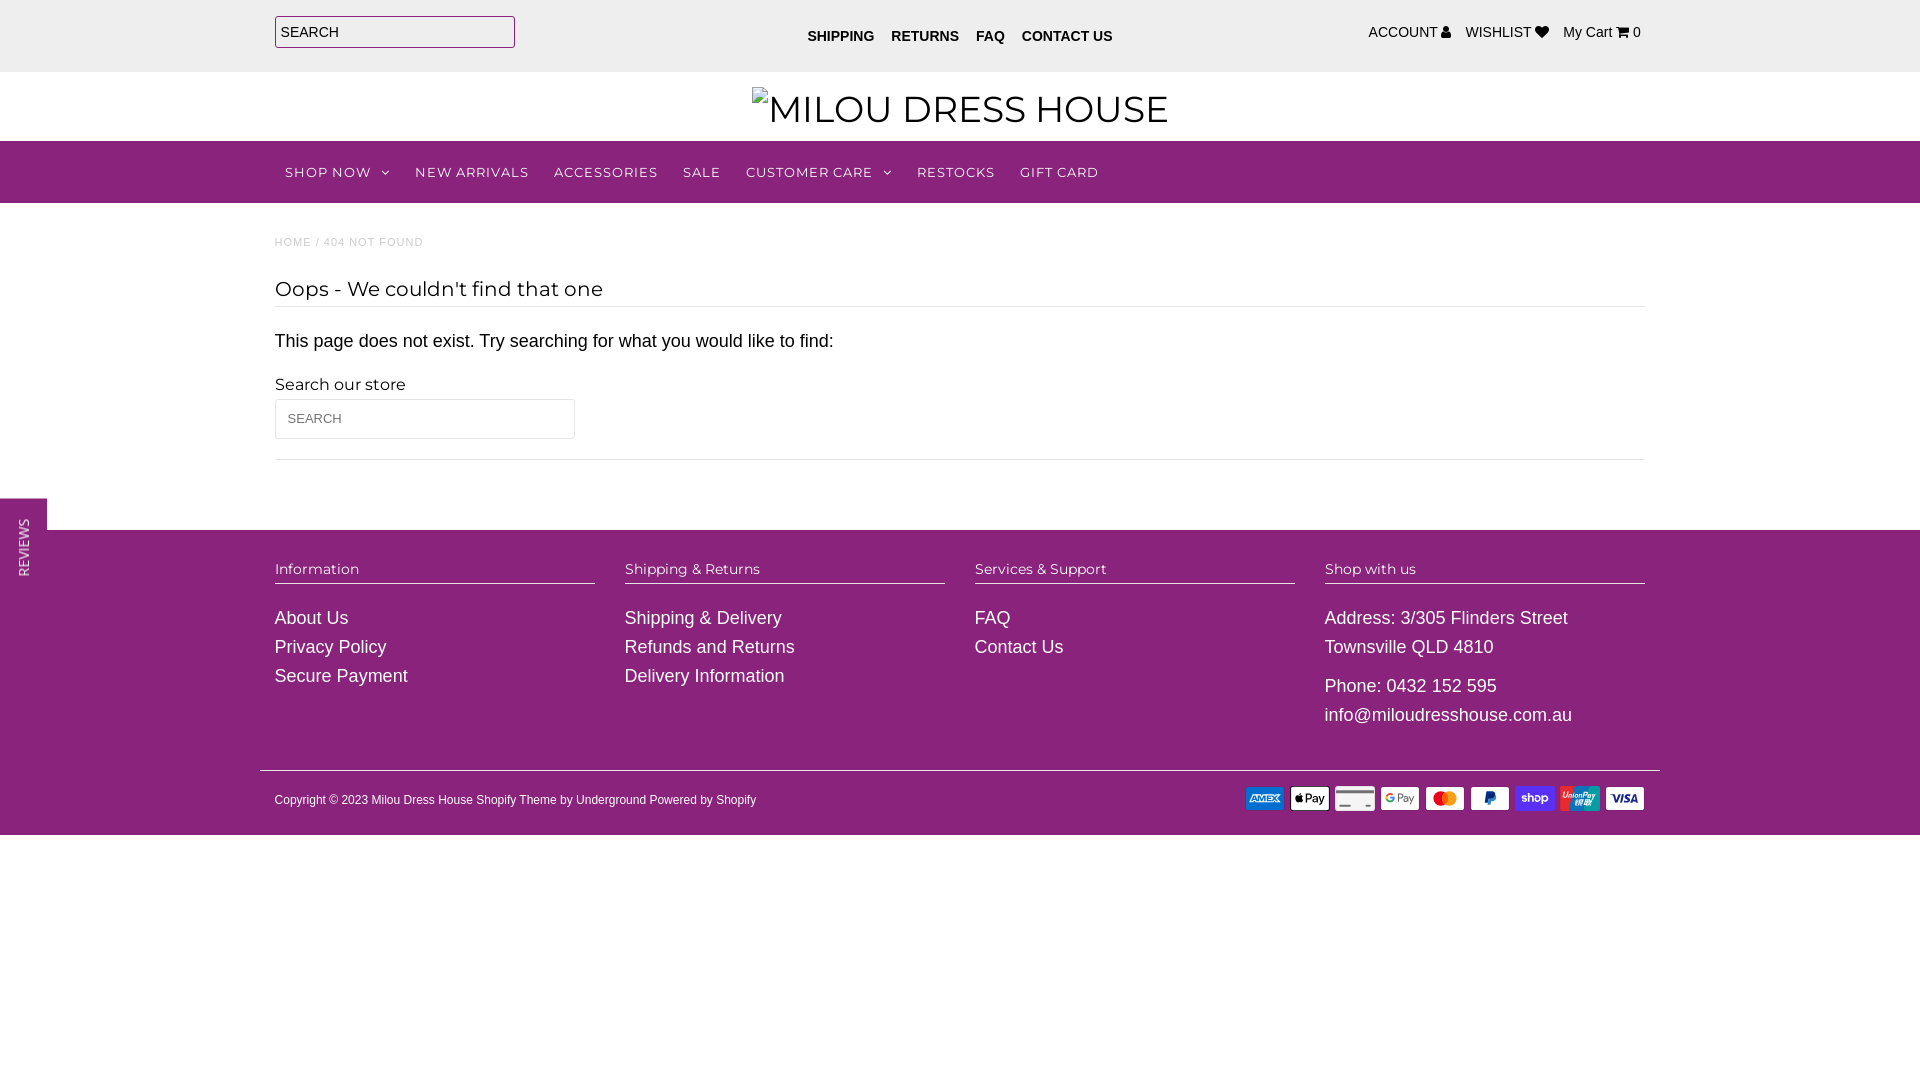  I want to click on 'Shipping & Delivery', so click(703, 616).